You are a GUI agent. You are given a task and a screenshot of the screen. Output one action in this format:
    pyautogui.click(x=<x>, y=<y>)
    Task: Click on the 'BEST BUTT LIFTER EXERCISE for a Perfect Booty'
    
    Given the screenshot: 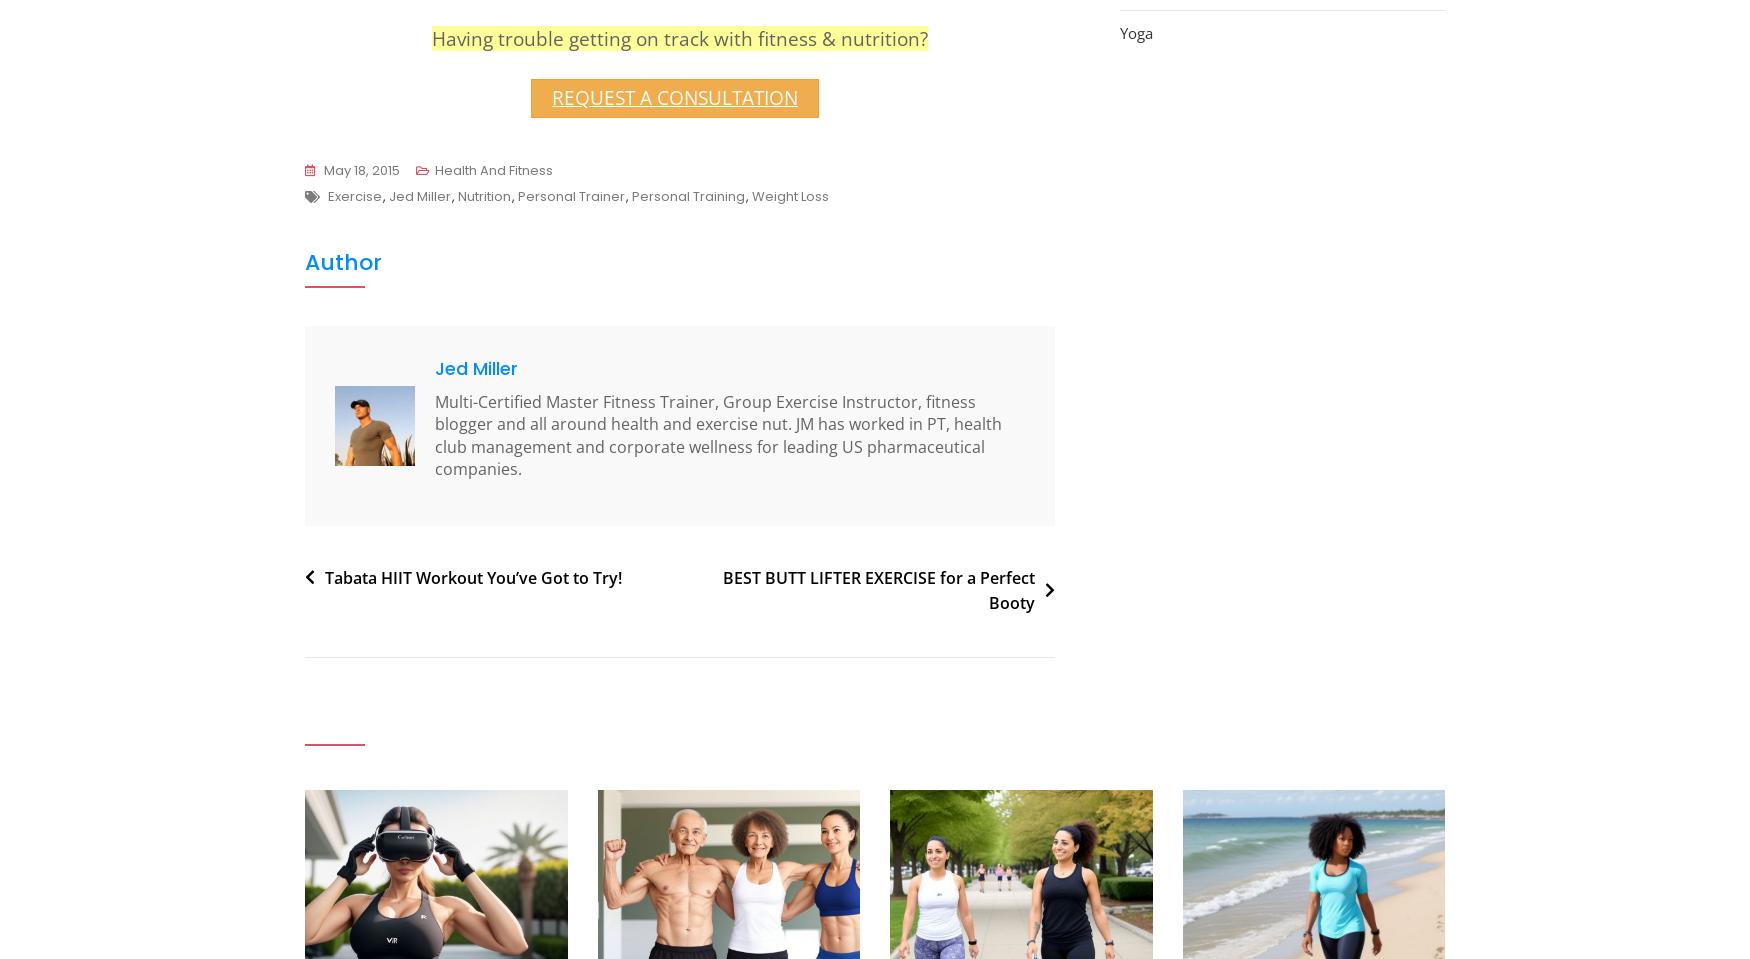 What is the action you would take?
    pyautogui.click(x=722, y=588)
    